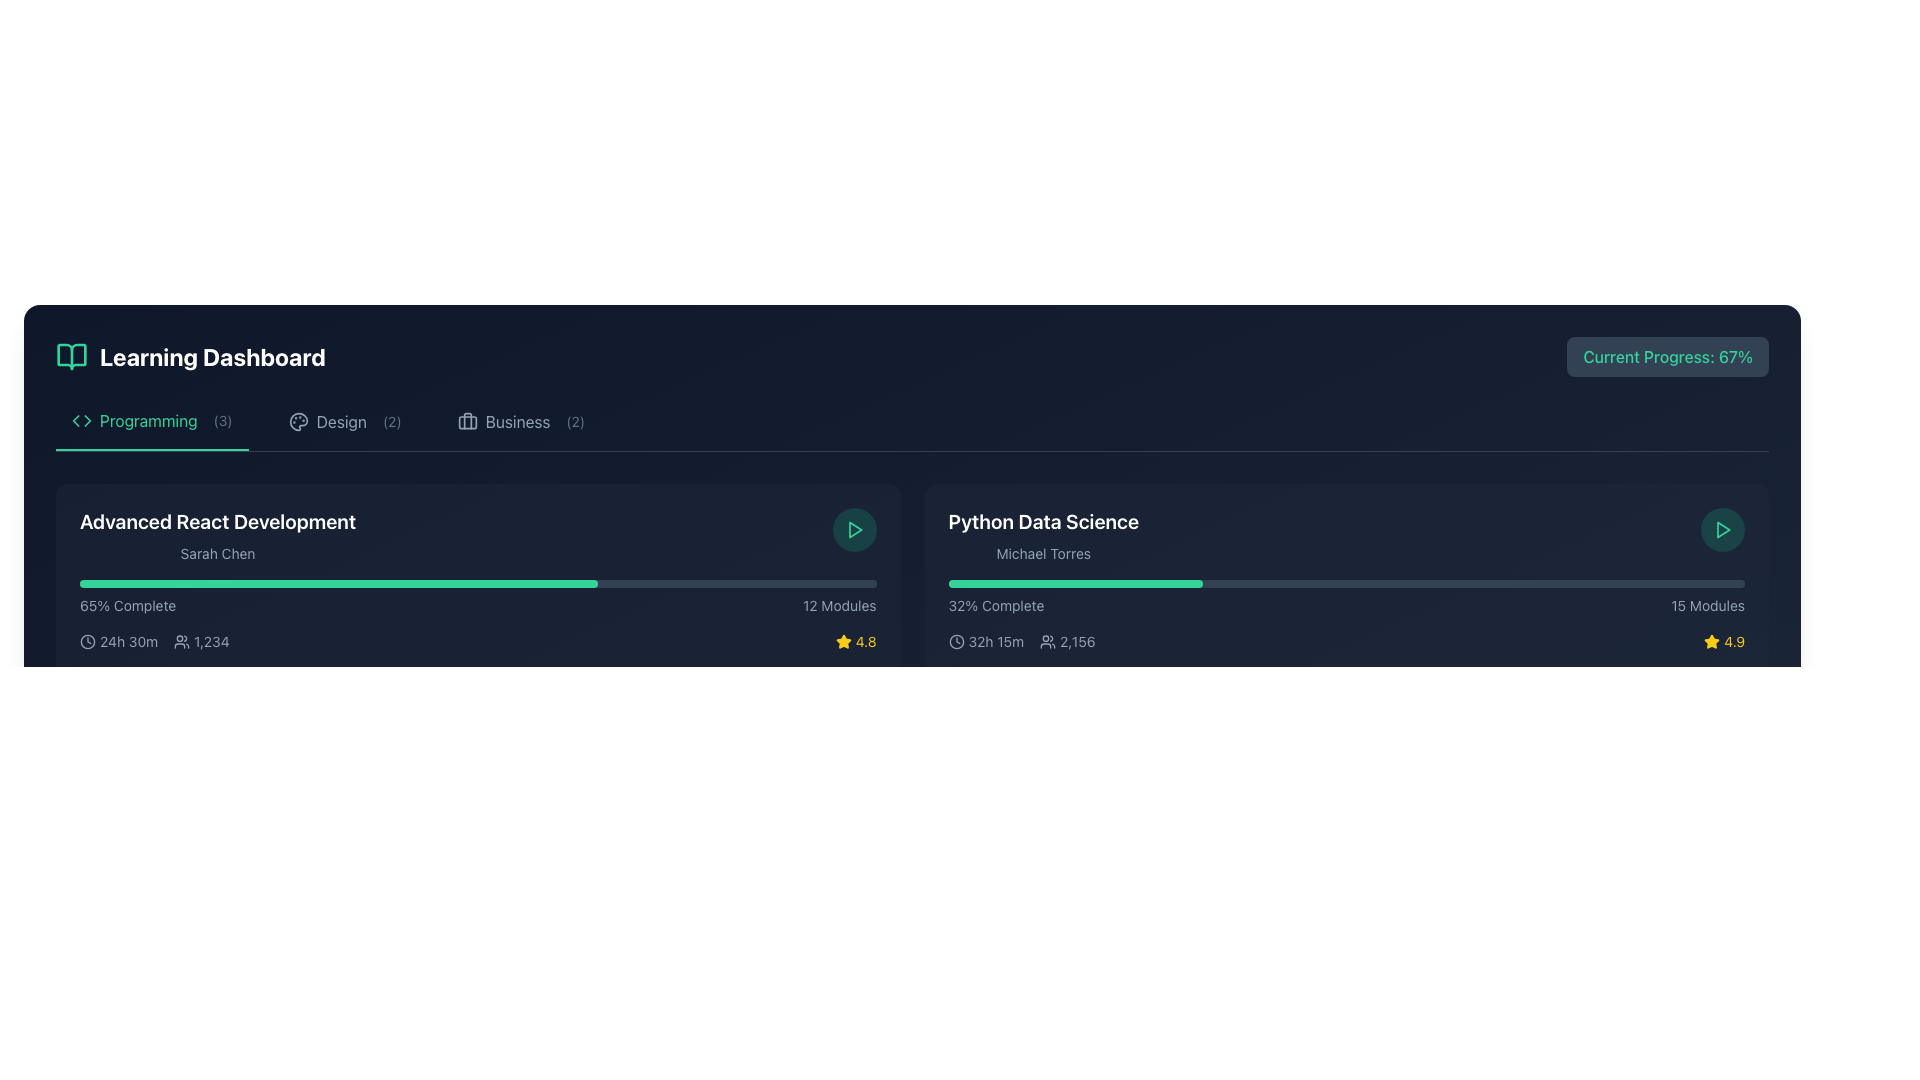 This screenshot has height=1080, width=1920. Describe the element at coordinates (955, 641) in the screenshot. I see `the clock icon located on the left side of the text '32h 15m' in the 'Python Data Science' section` at that location.